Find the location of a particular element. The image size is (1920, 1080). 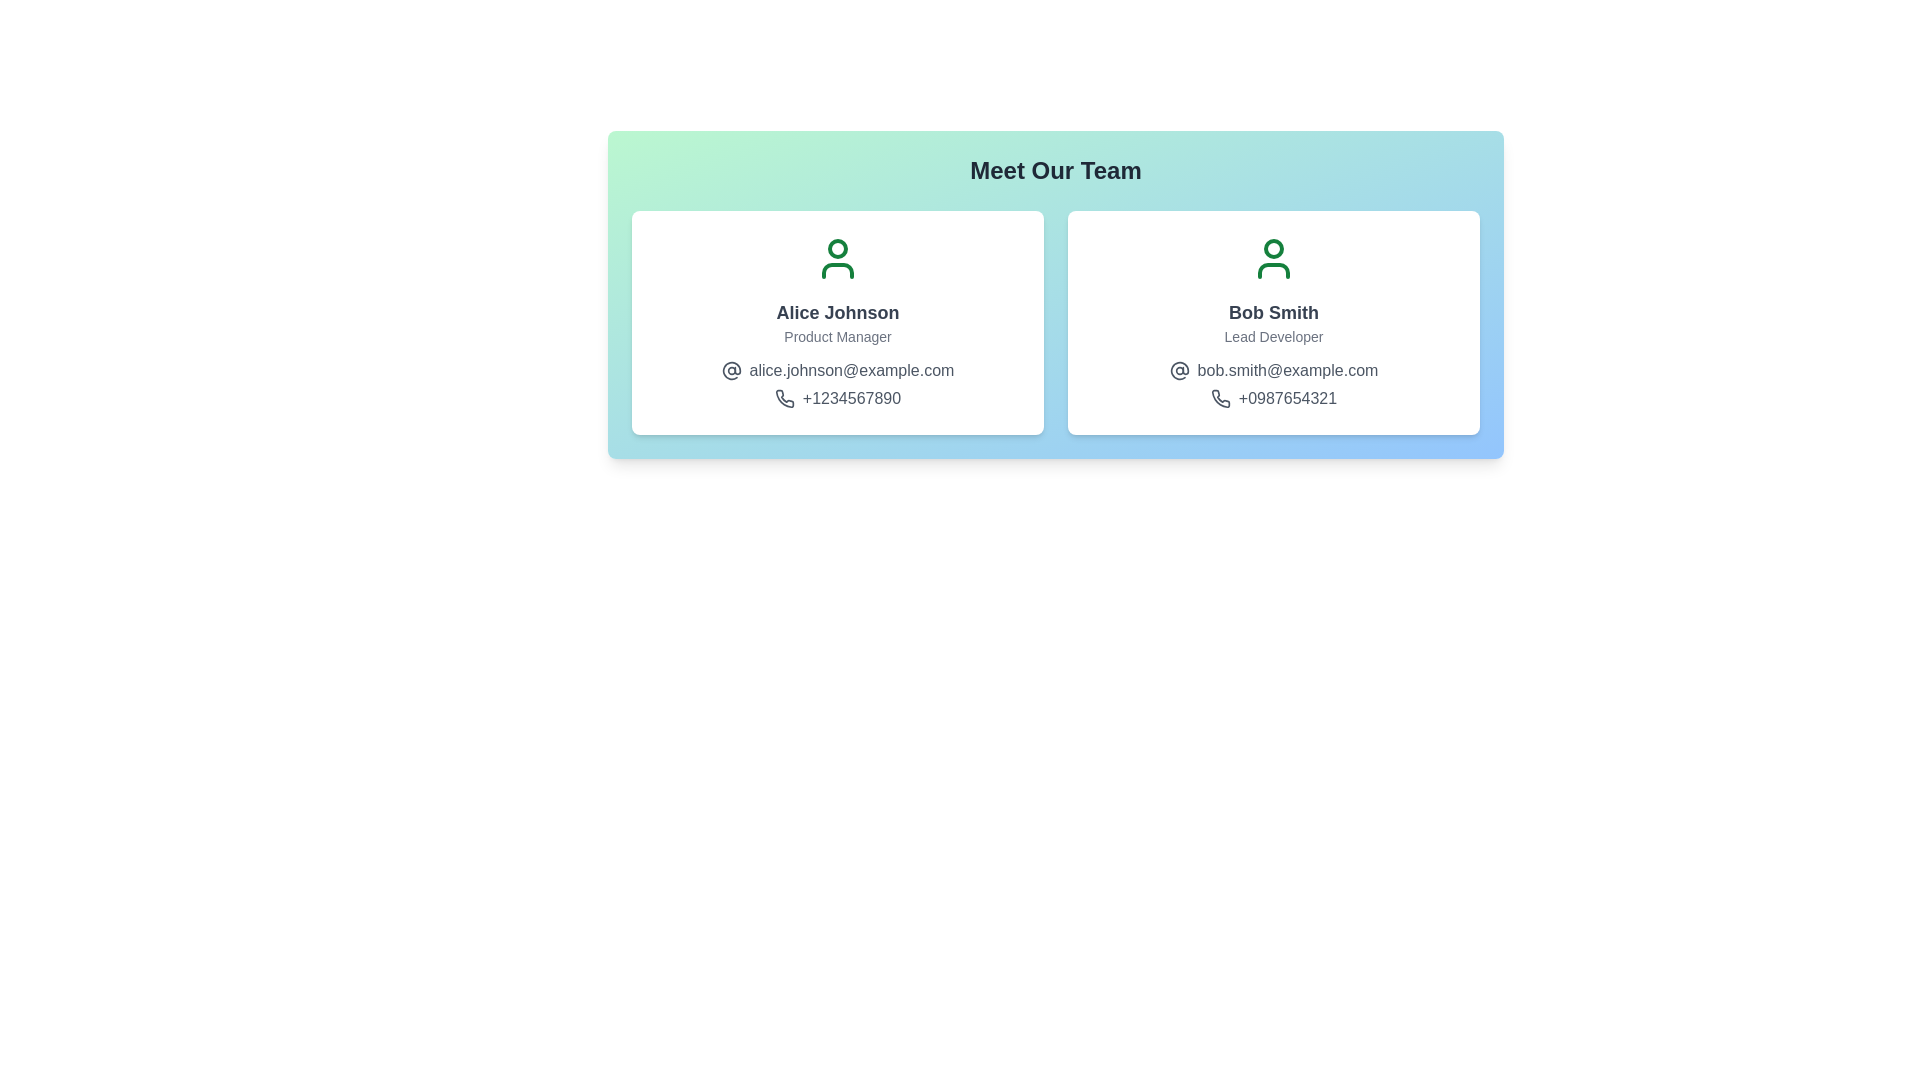

the phone icon located in the right user profile card is located at coordinates (1219, 398).